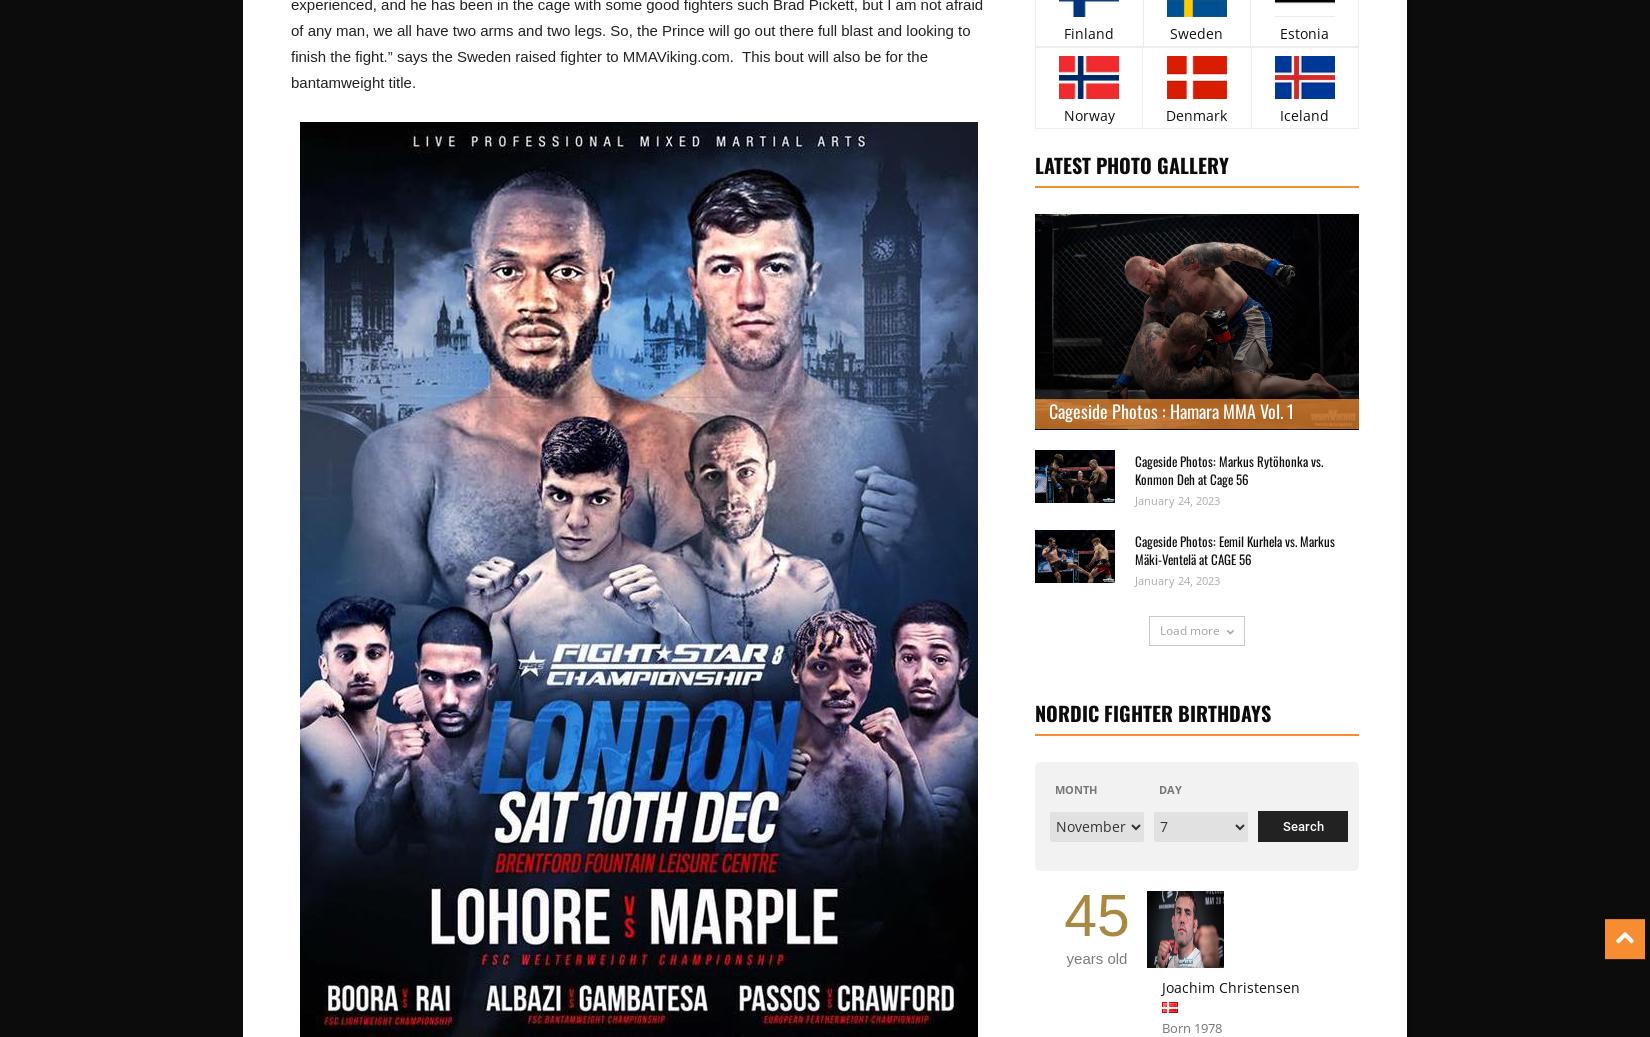 Image resolution: width=1650 pixels, height=1037 pixels. I want to click on 'Cageside Photos: Markus Rytöhonka vs. Konmon Deh at Cage 56', so click(1228, 468).